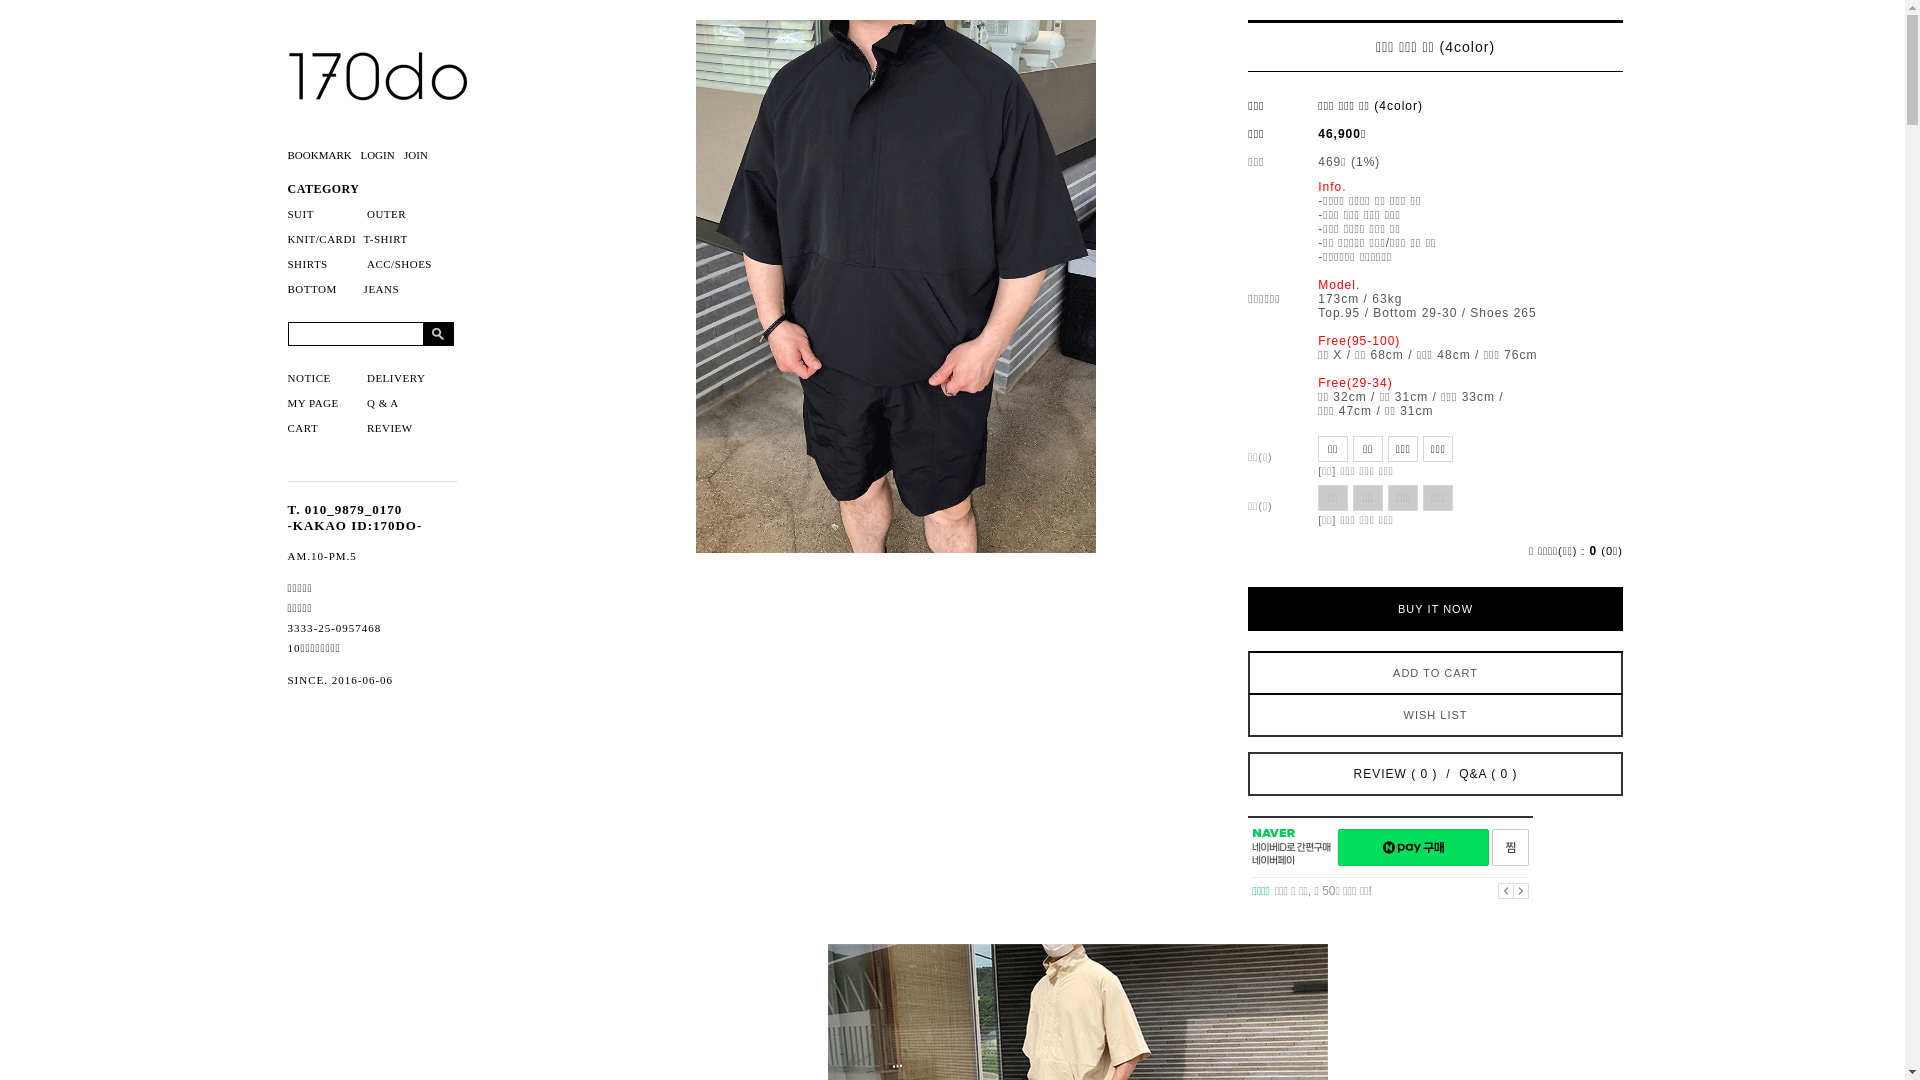  Describe the element at coordinates (395, 378) in the screenshot. I see `'DELIVERY'` at that location.